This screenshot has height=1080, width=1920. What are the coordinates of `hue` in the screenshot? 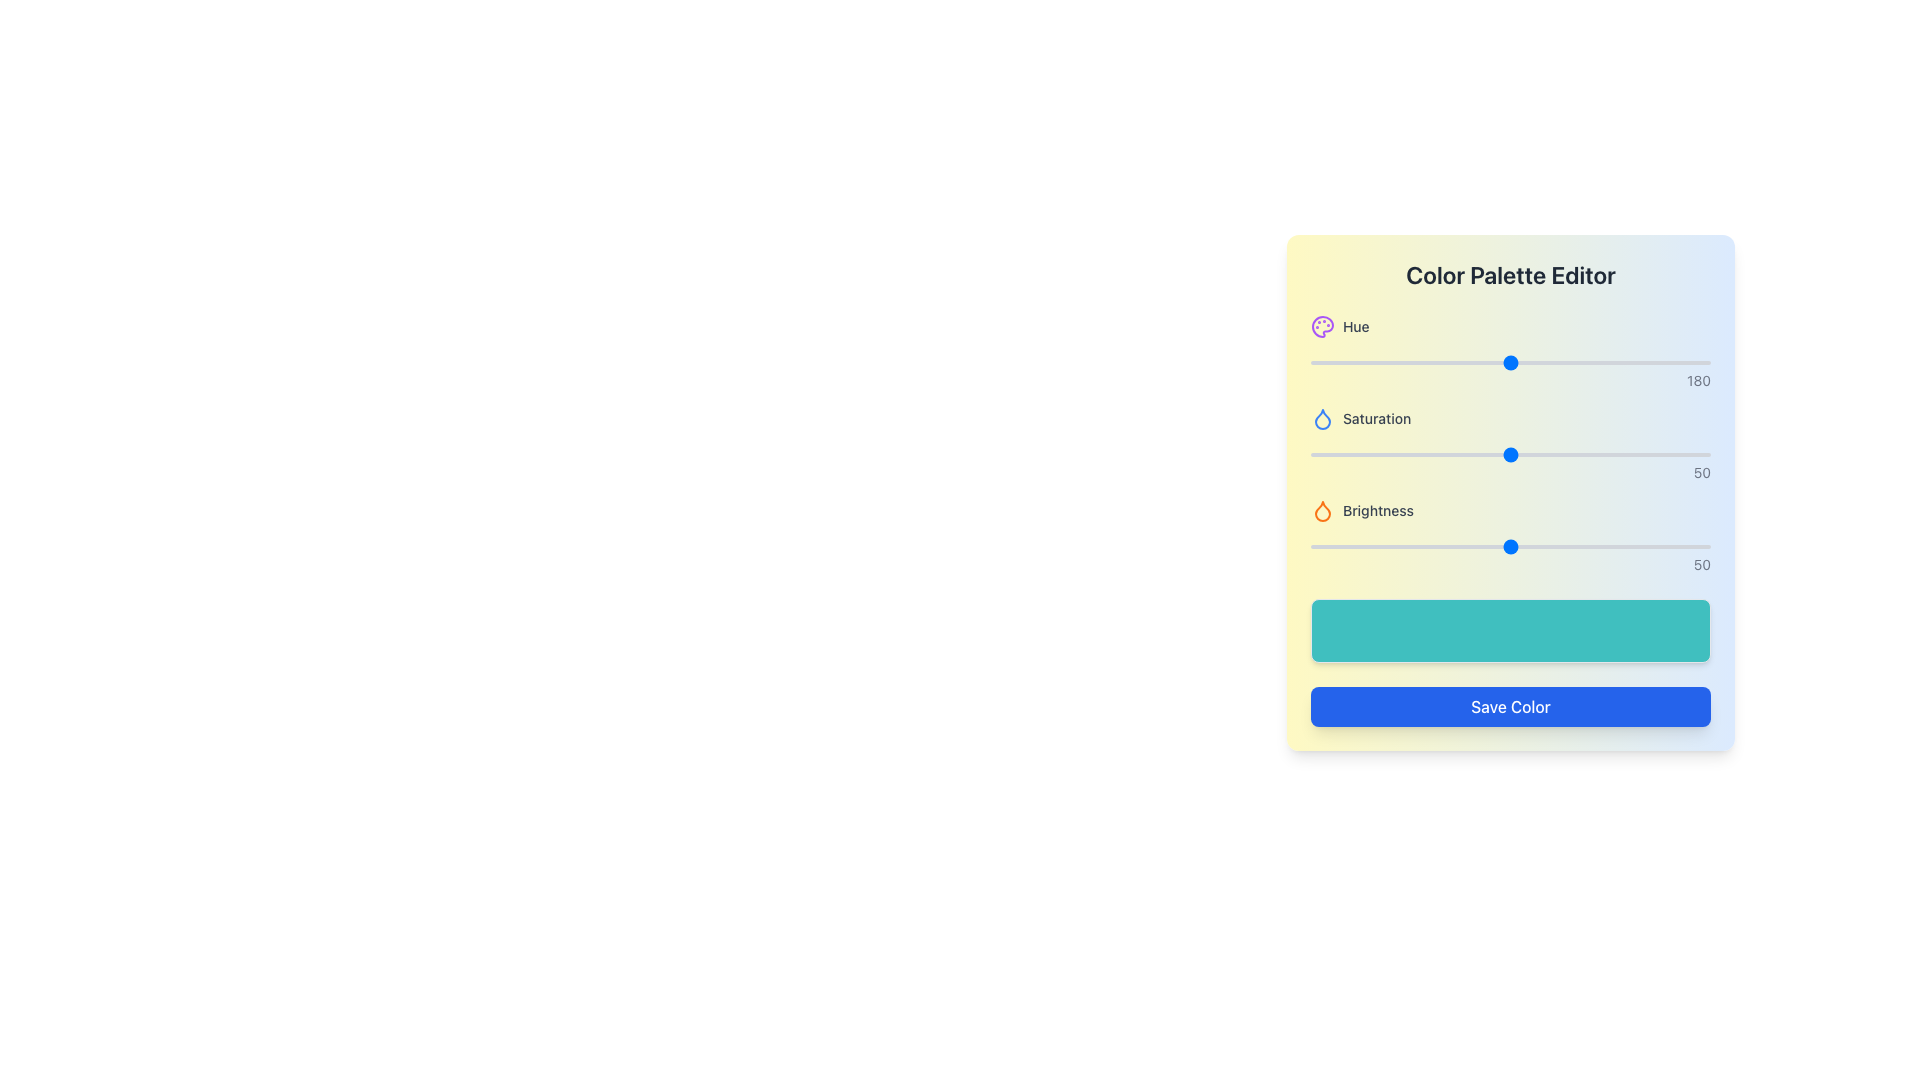 It's located at (1358, 362).